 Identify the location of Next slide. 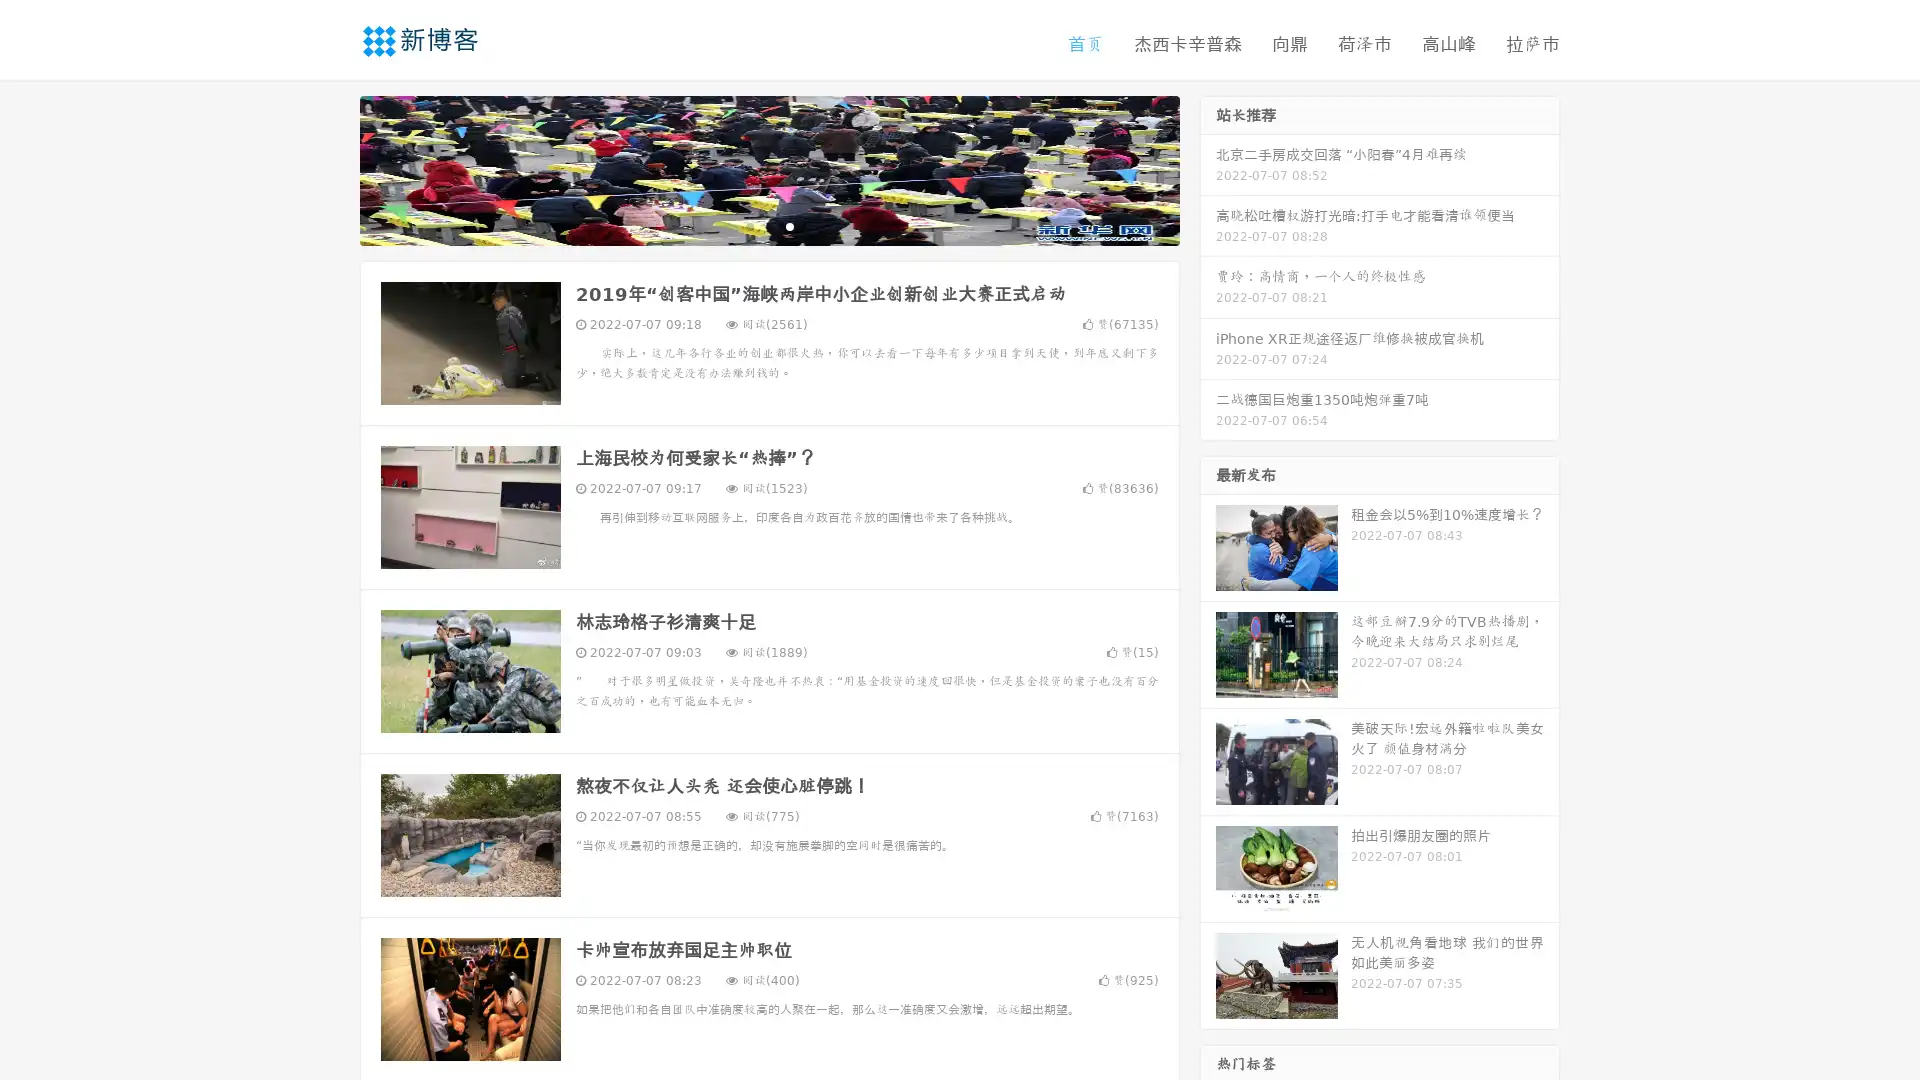
(1208, 168).